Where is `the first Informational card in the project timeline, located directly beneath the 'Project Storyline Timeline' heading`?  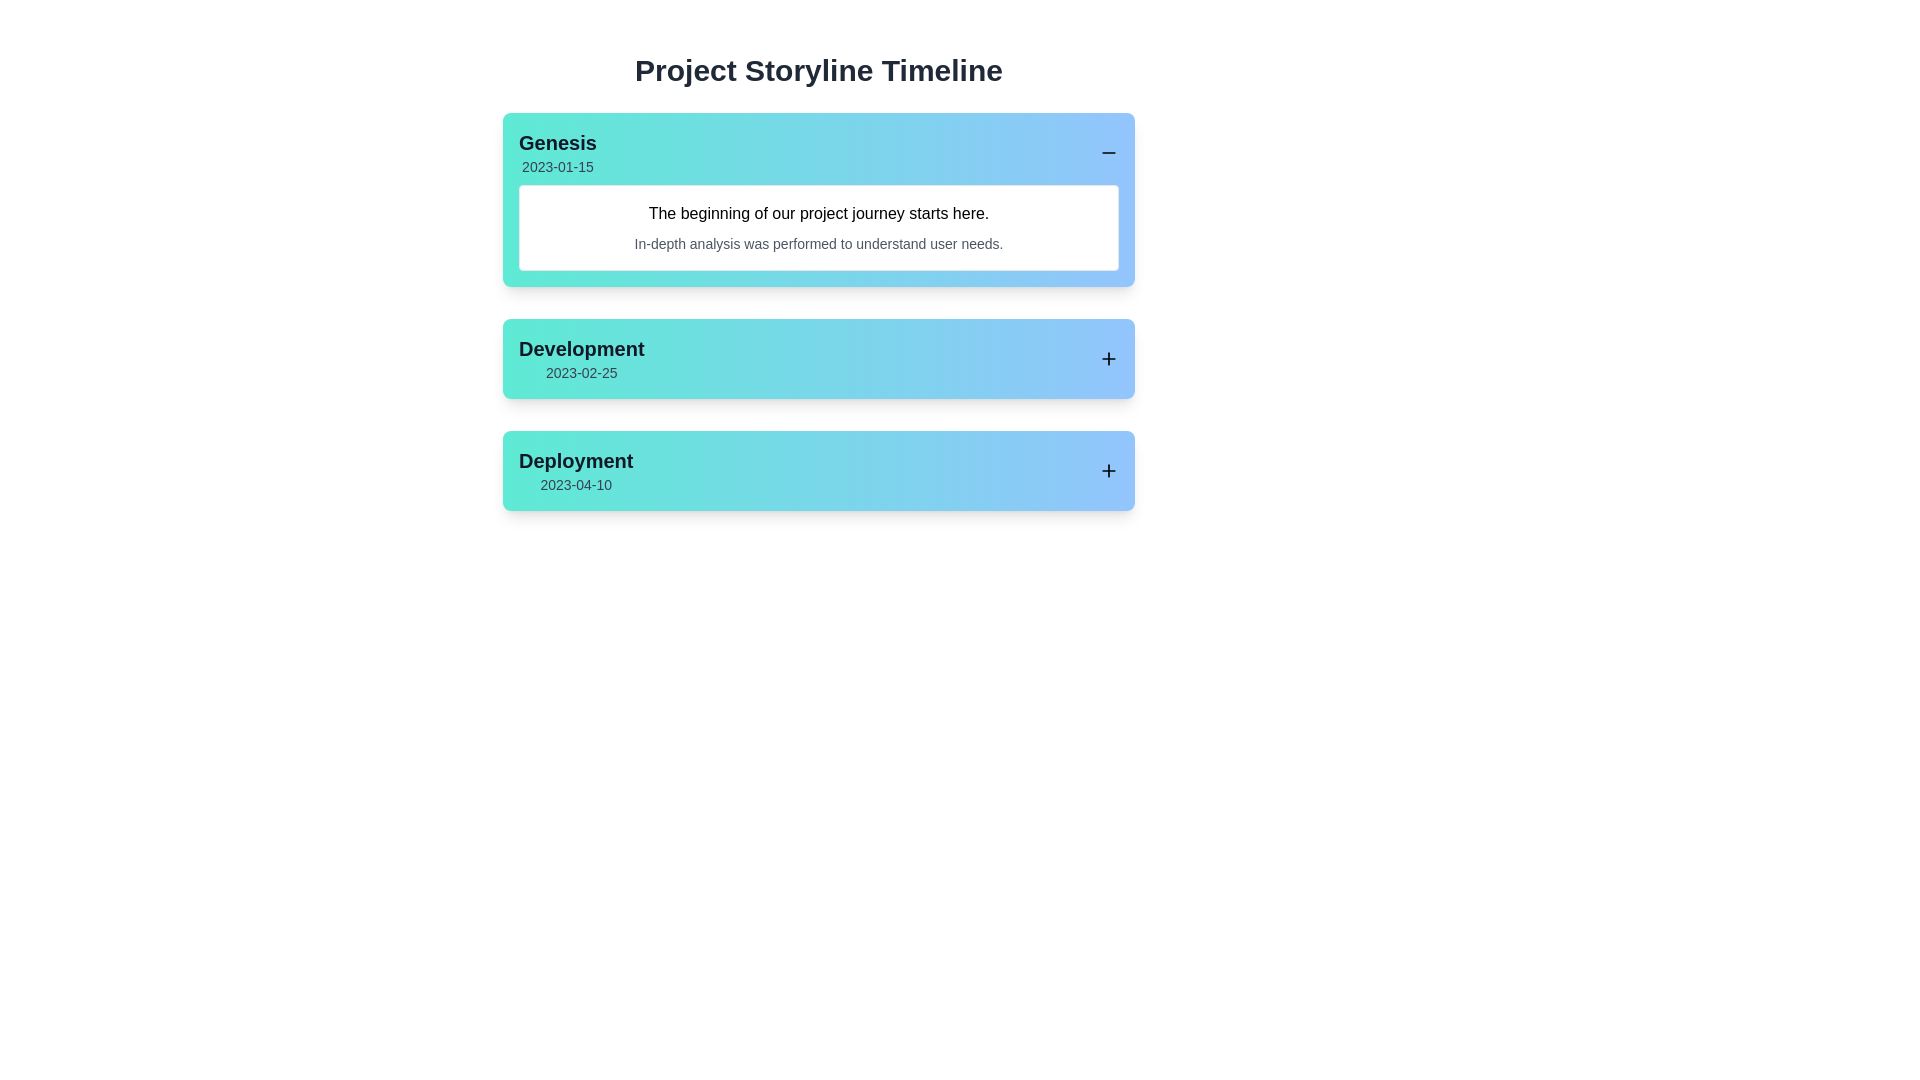
the first Informational card in the project timeline, located directly beneath the 'Project Storyline Timeline' heading is located at coordinates (819, 200).